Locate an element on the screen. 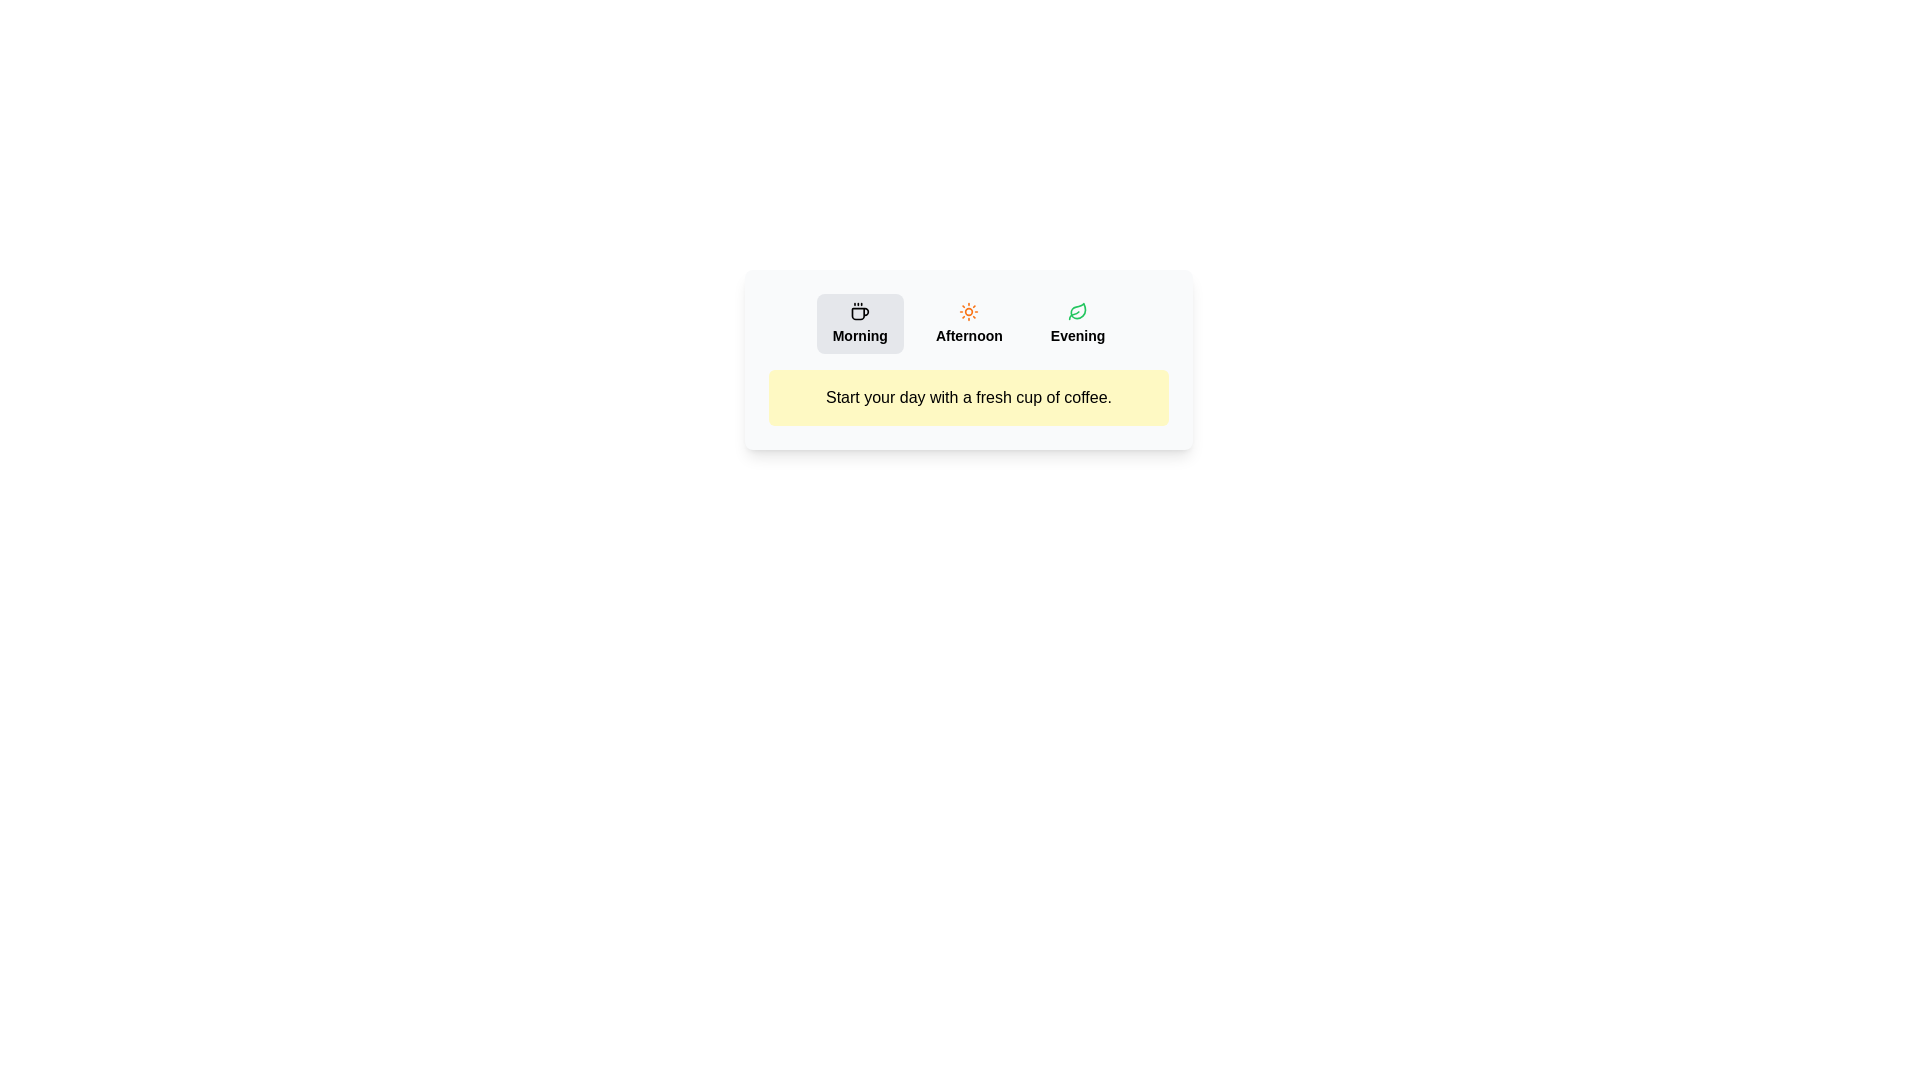 The width and height of the screenshot is (1920, 1080). the Evening tab to display its content is located at coordinates (1077, 323).